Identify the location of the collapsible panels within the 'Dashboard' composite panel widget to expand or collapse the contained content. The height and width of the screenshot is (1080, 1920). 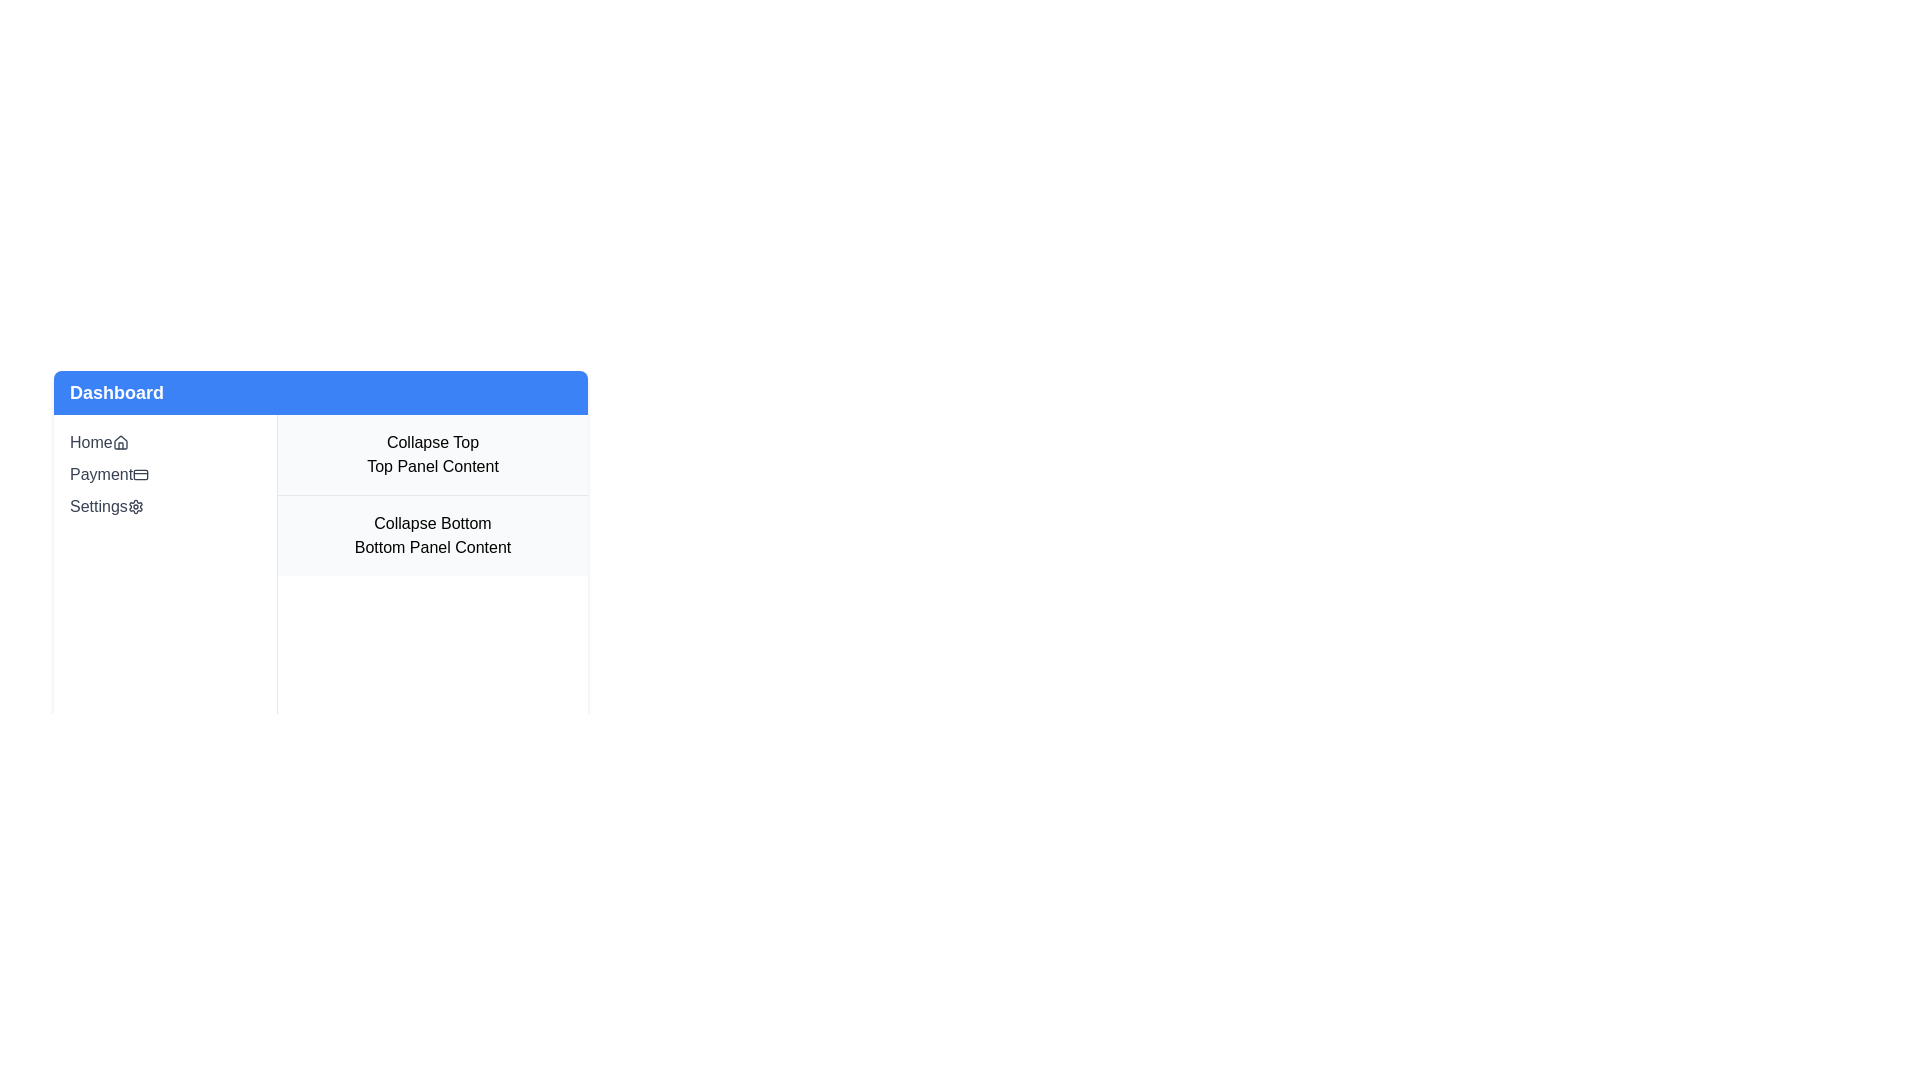
(321, 528).